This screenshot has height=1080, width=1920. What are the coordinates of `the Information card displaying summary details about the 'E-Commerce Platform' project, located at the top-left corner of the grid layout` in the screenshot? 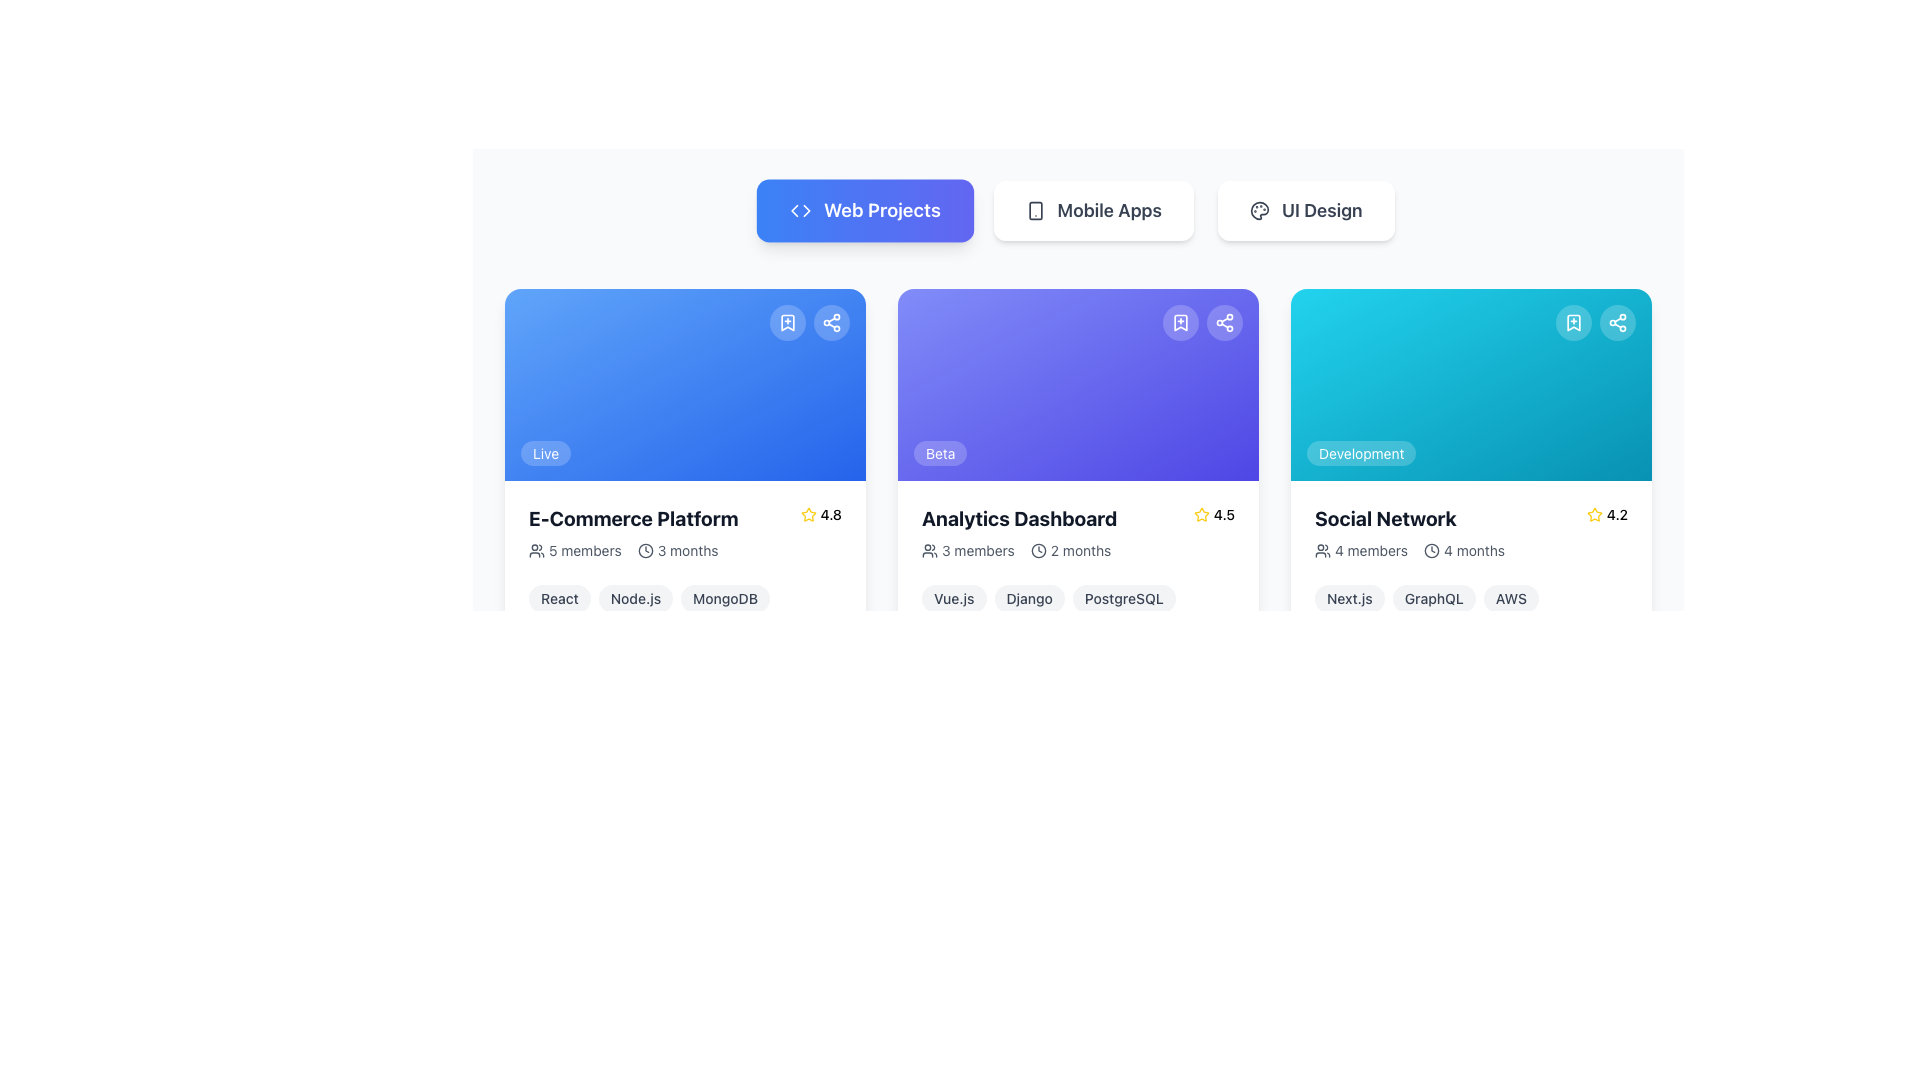 It's located at (685, 497).